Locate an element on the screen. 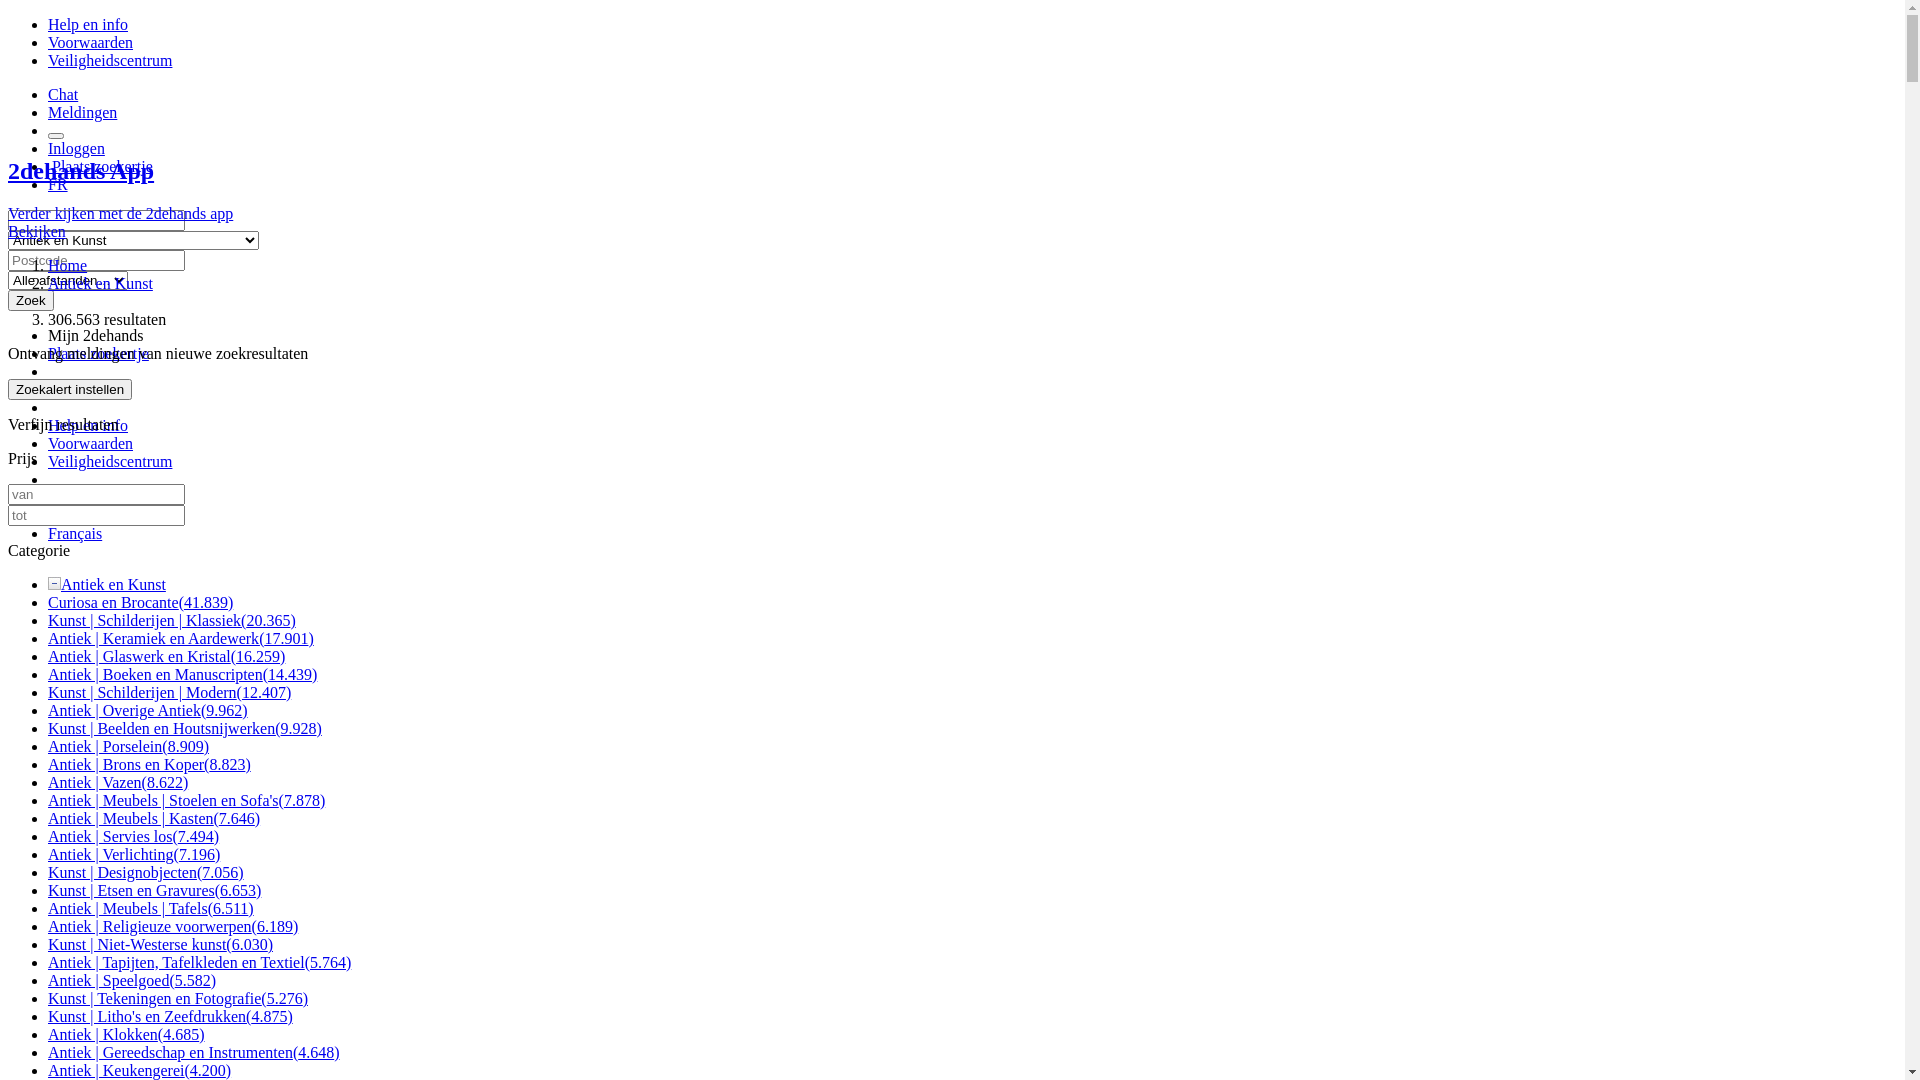 The image size is (1920, 1080). 'Antiek | Speelgoed(5.582)' is located at coordinates (131, 979).